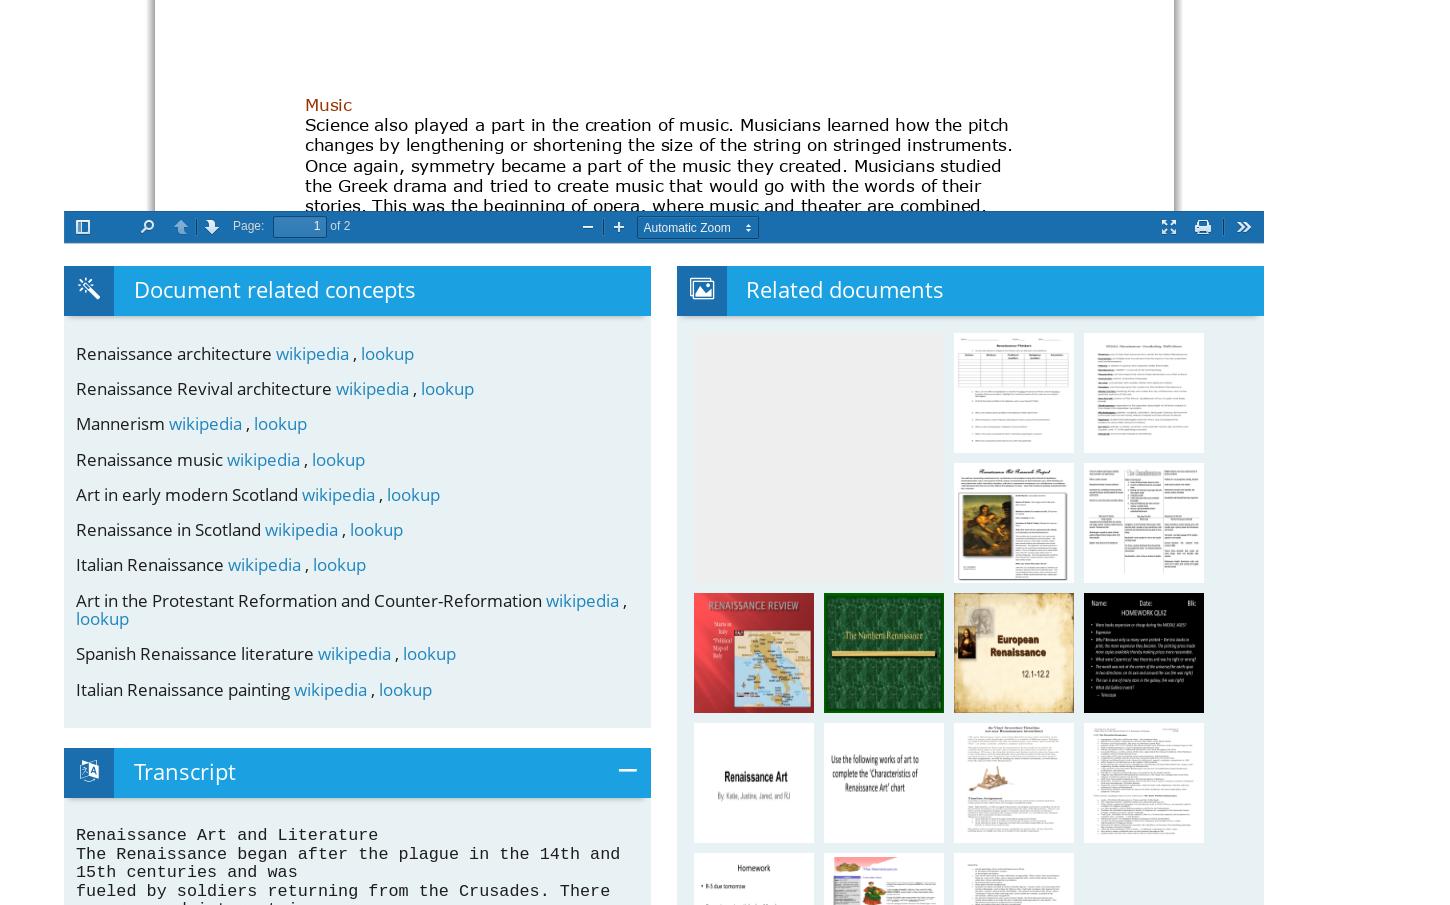 This screenshot has width=1450, height=905. Describe the element at coordinates (766, 758) in the screenshot. I see `'Renaissance Art'` at that location.